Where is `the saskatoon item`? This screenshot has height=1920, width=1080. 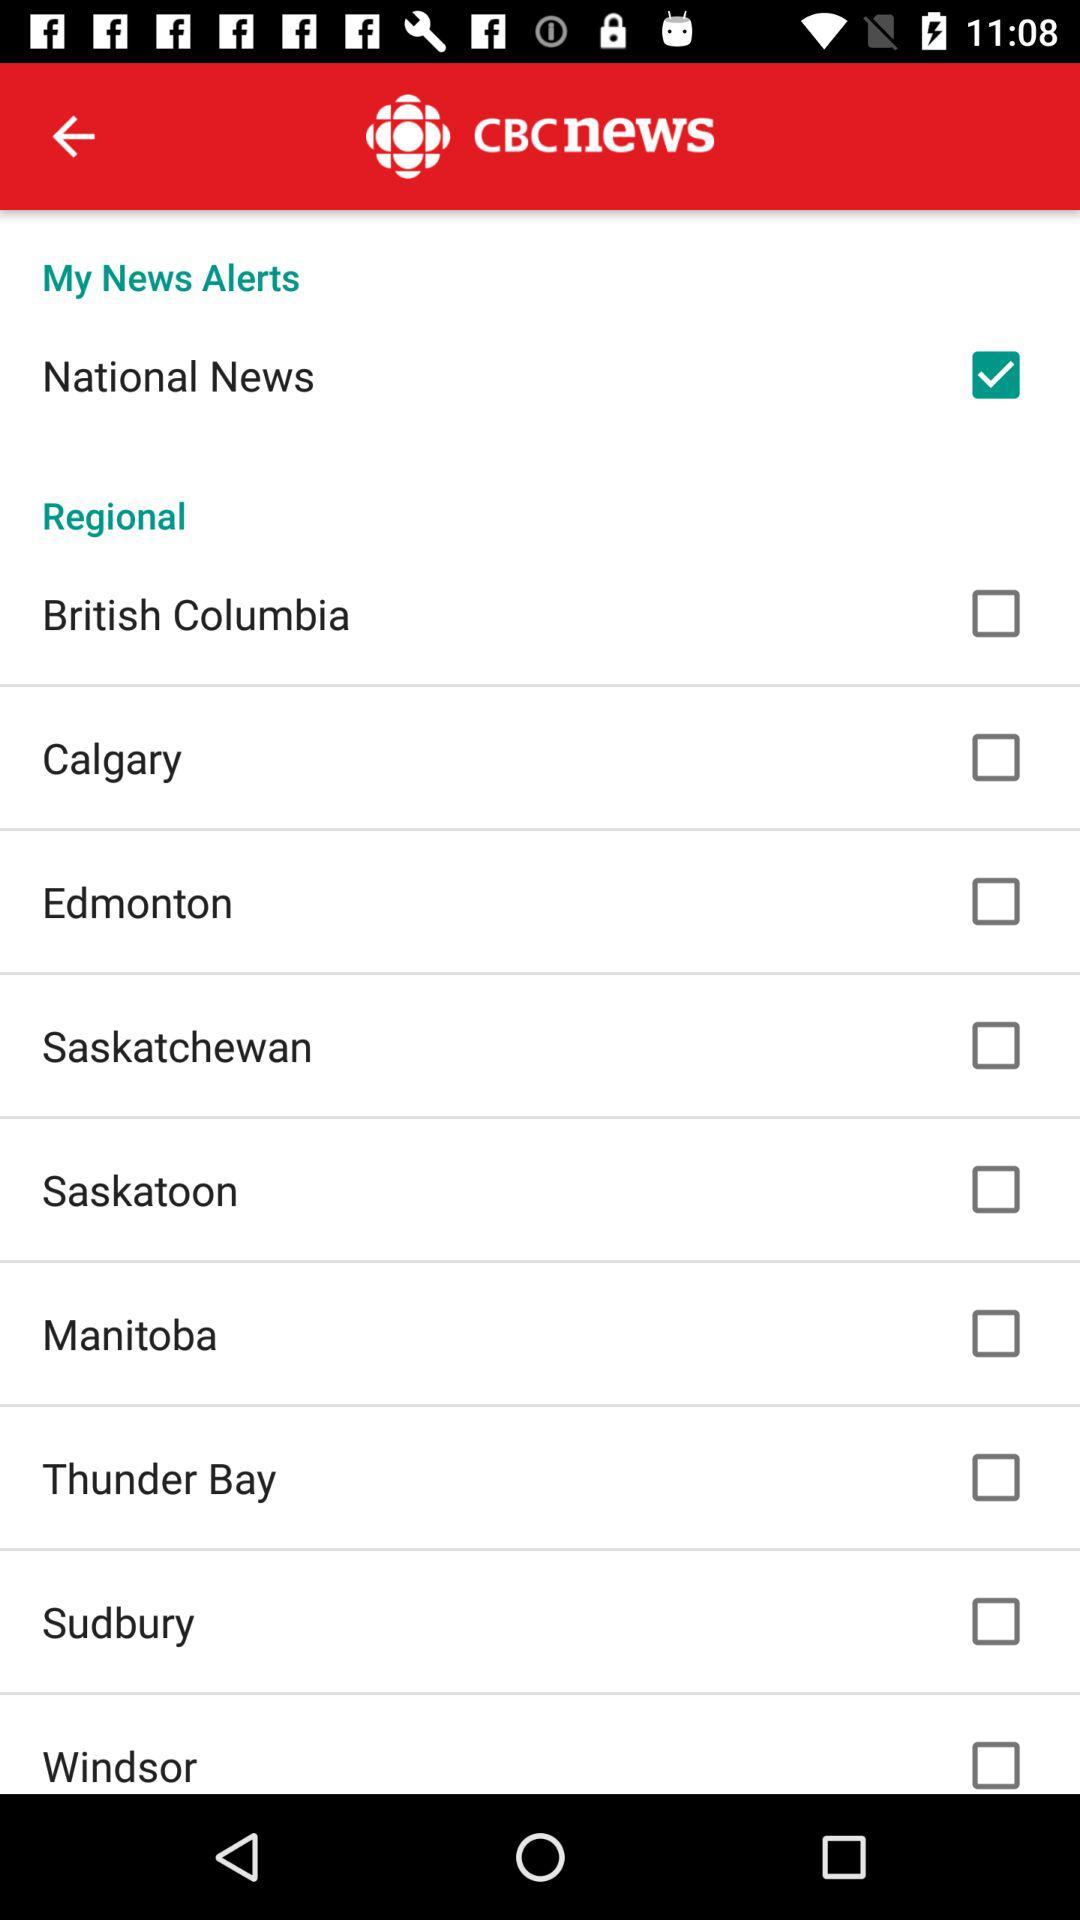 the saskatoon item is located at coordinates (139, 1189).